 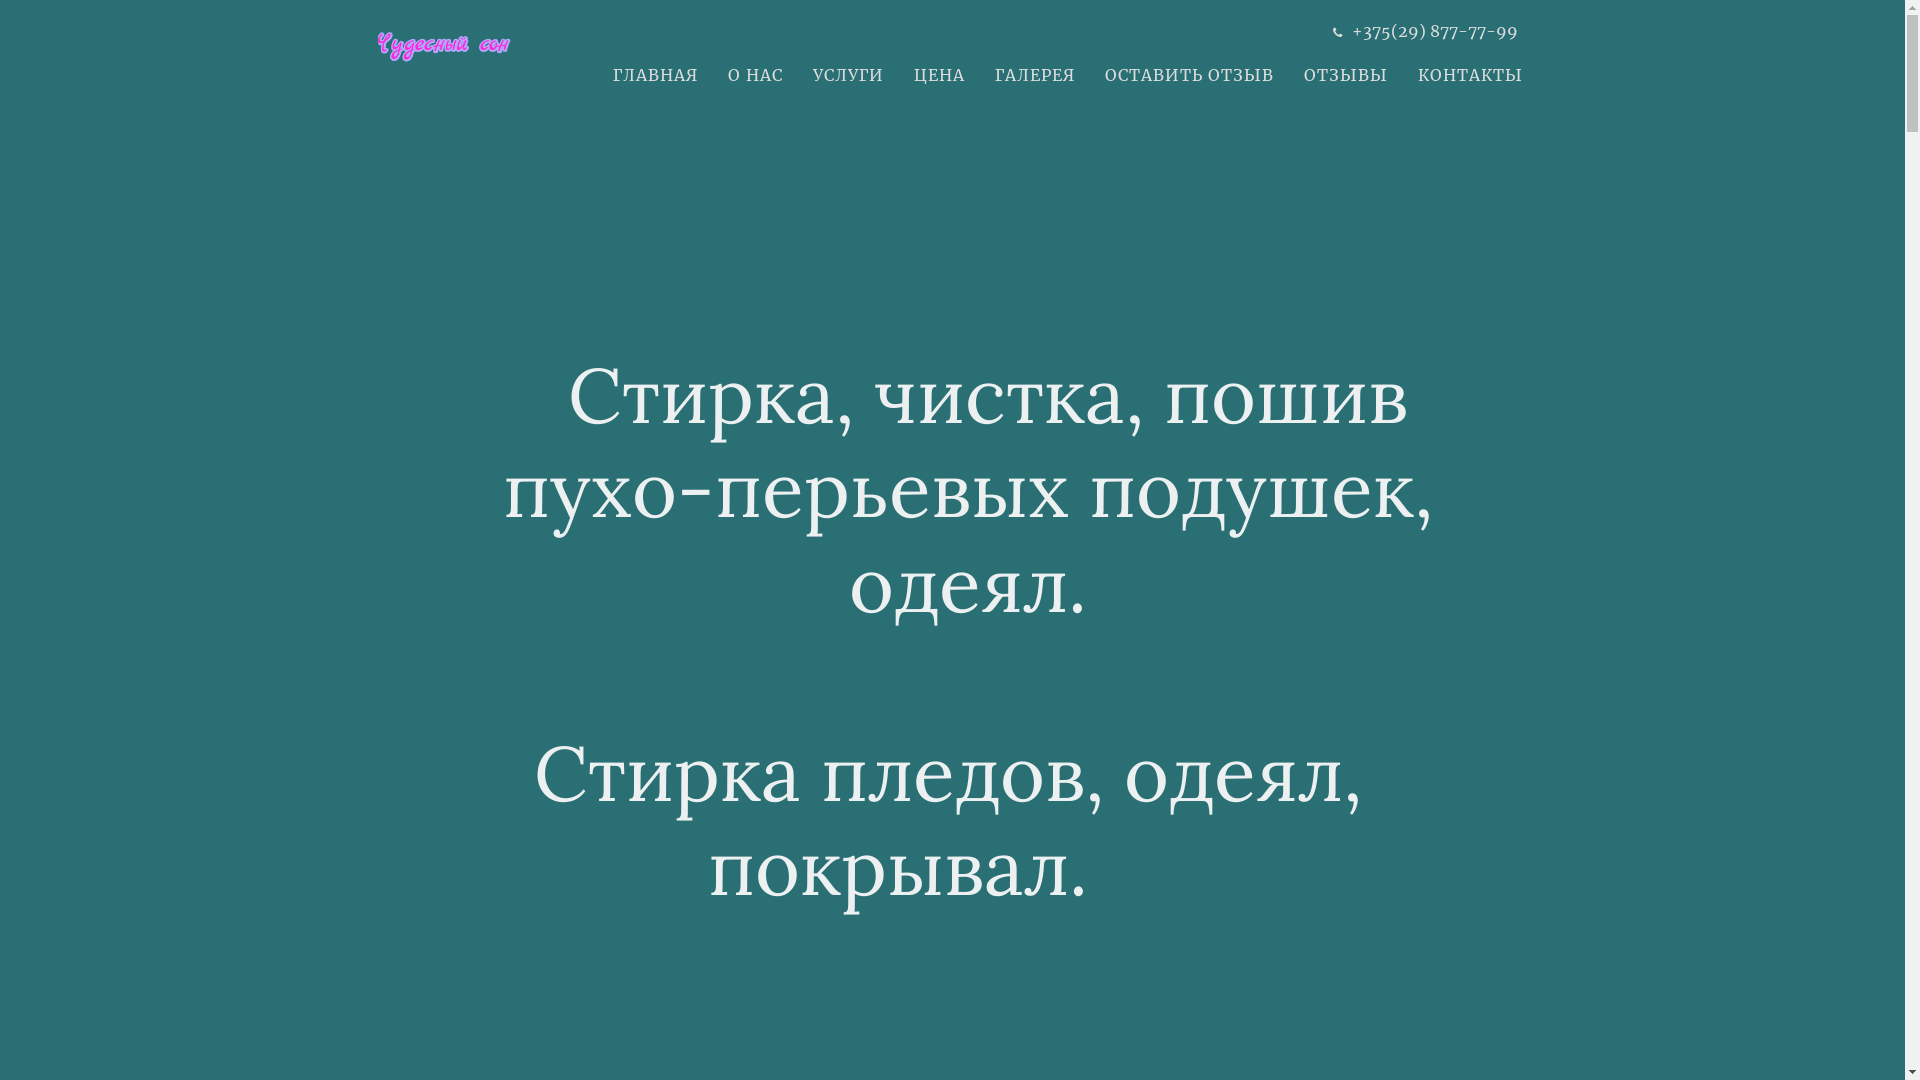 I want to click on '+375(29) 877-77-99', so click(x=1434, y=30).